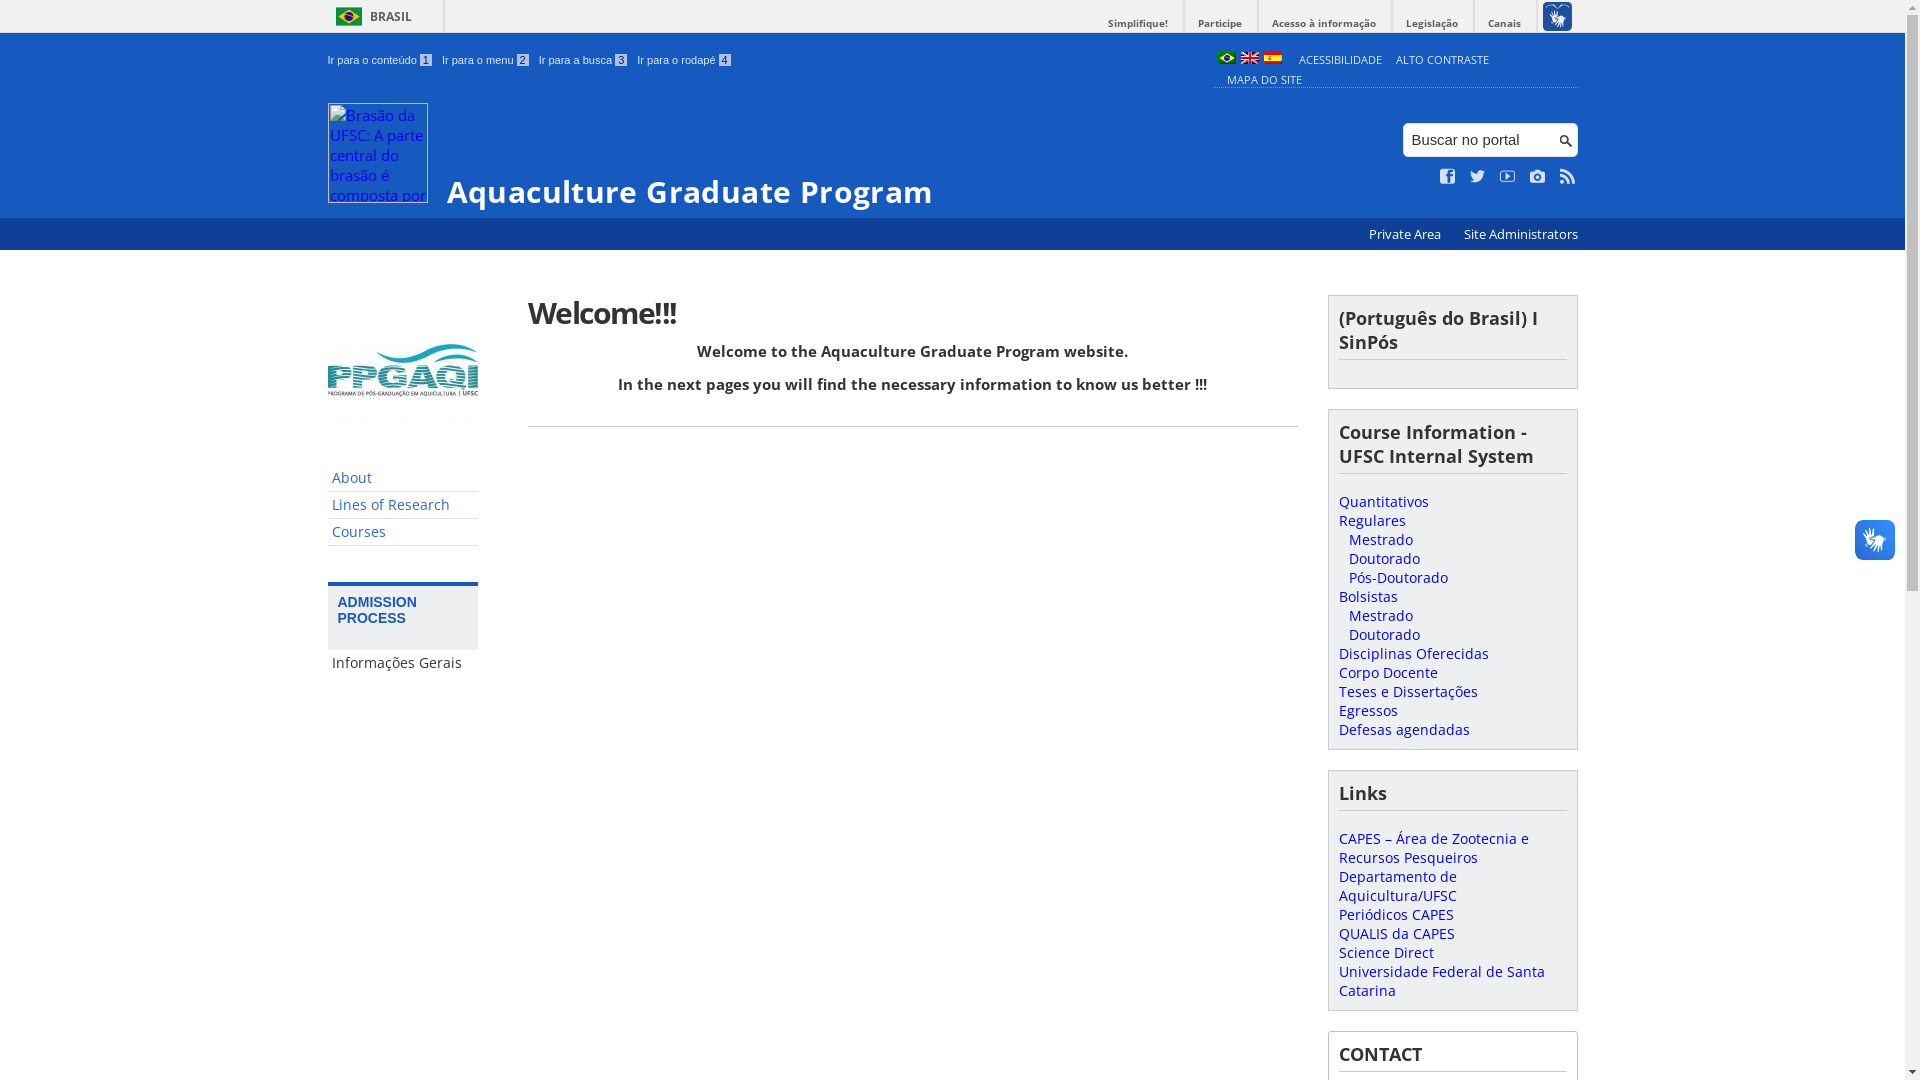 The width and height of the screenshot is (1920, 1080). Describe the element at coordinates (402, 478) in the screenshot. I see `'About'` at that location.